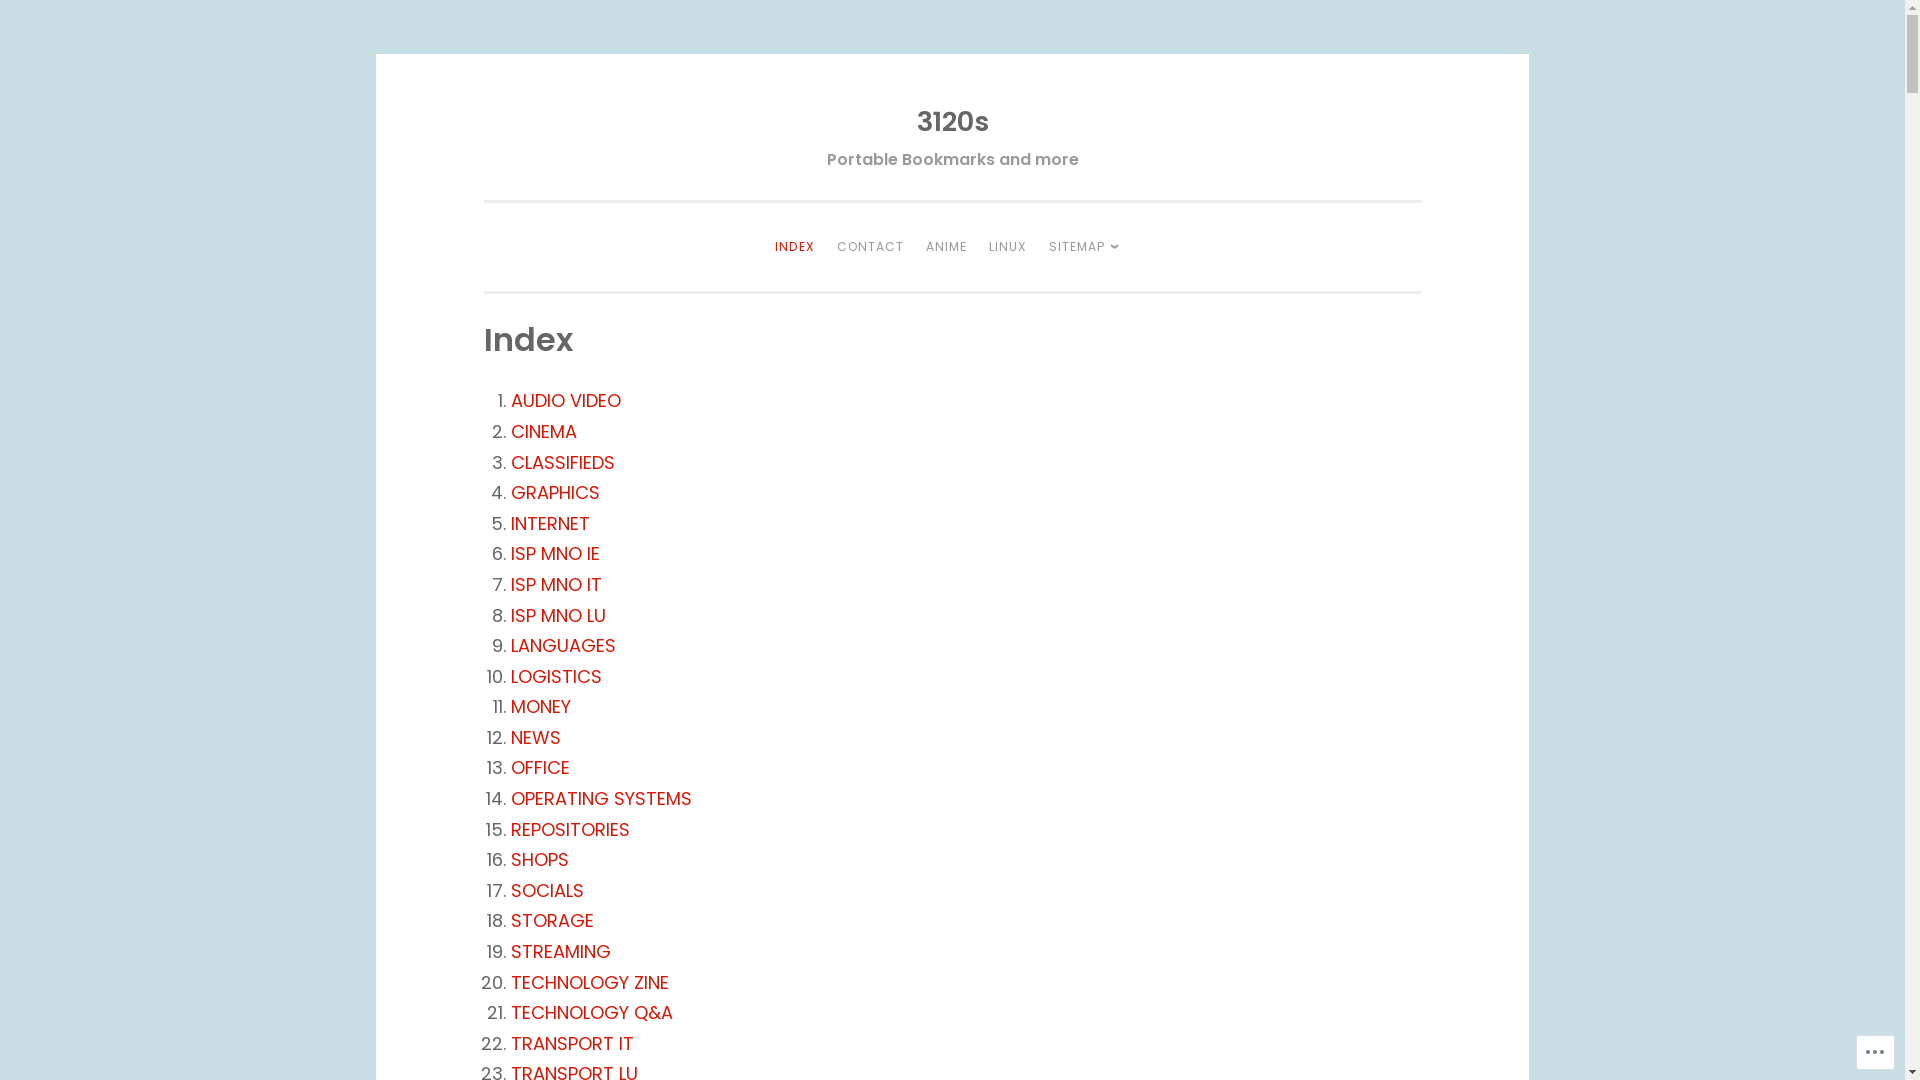  I want to click on 'MONEY', so click(541, 705).